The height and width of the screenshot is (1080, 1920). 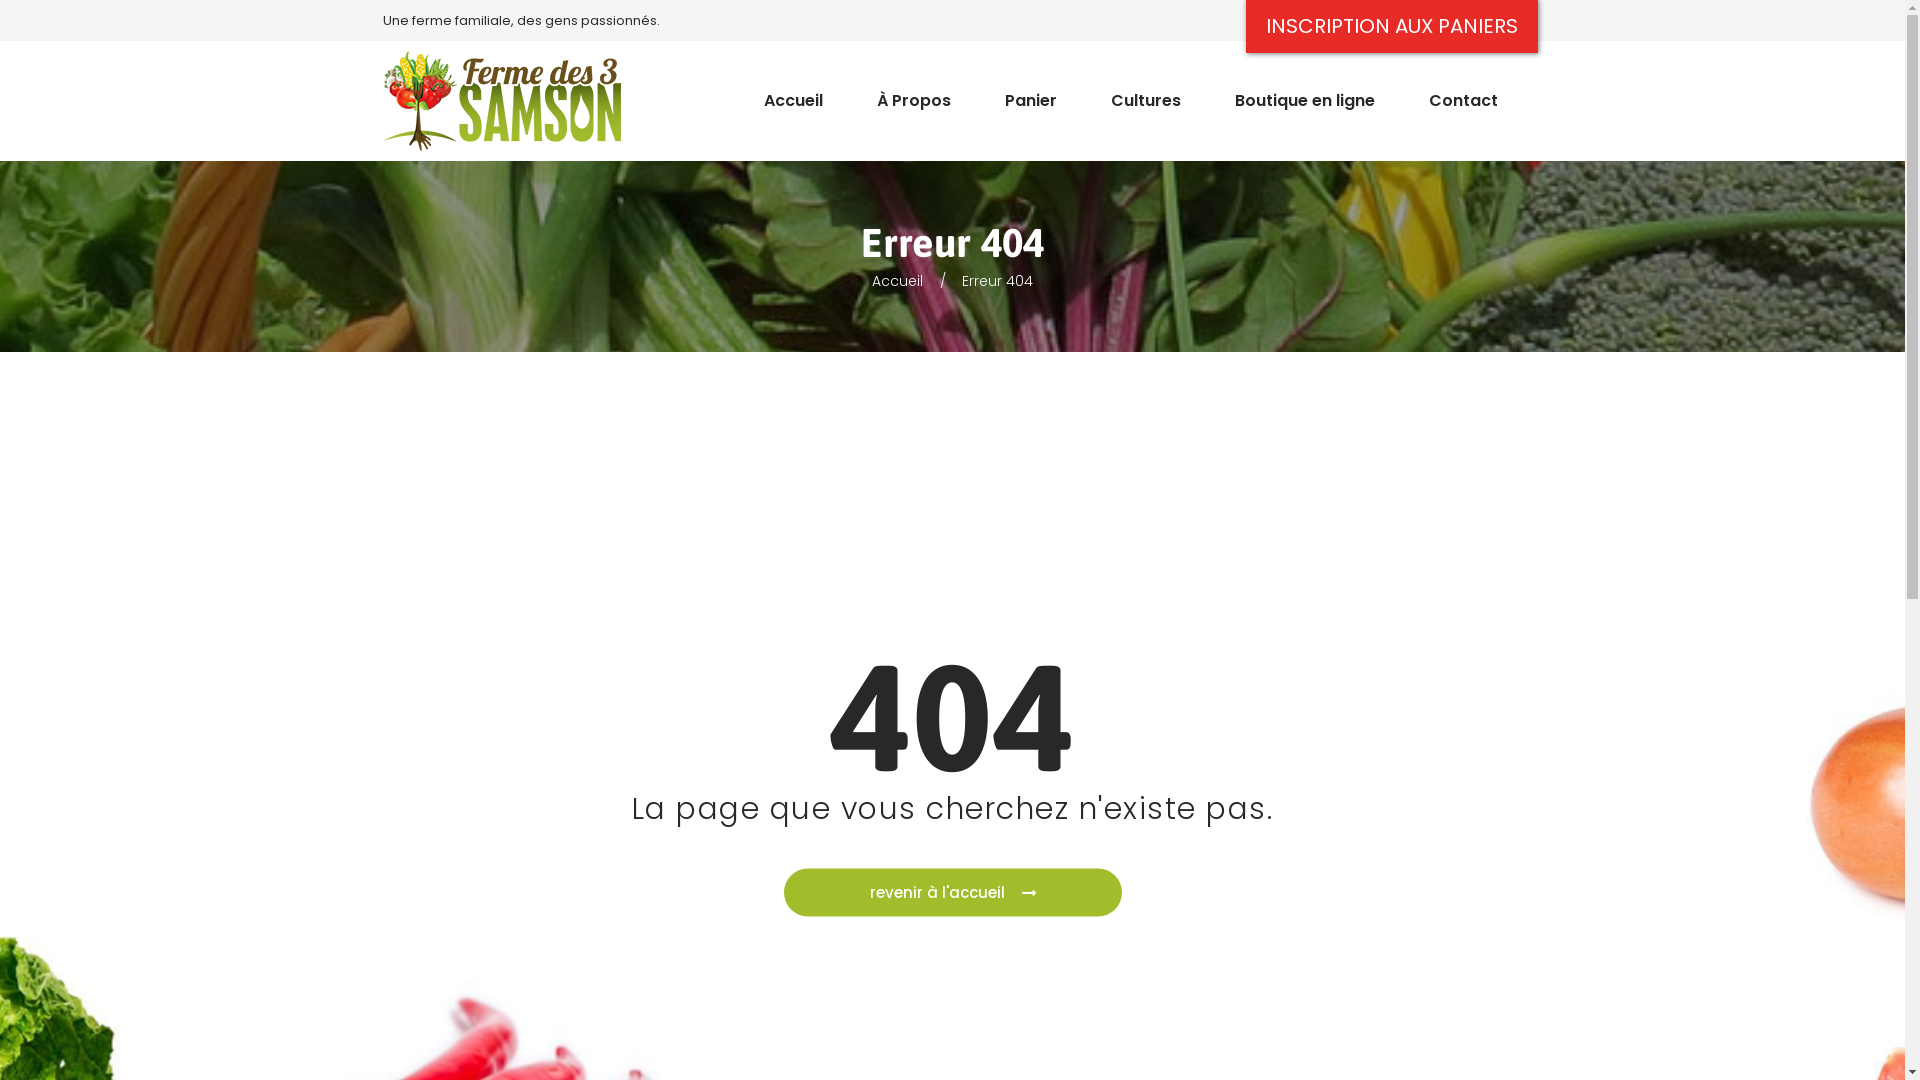 What do you see at coordinates (1146, 91) in the screenshot?
I see `'Cultures'` at bounding box center [1146, 91].